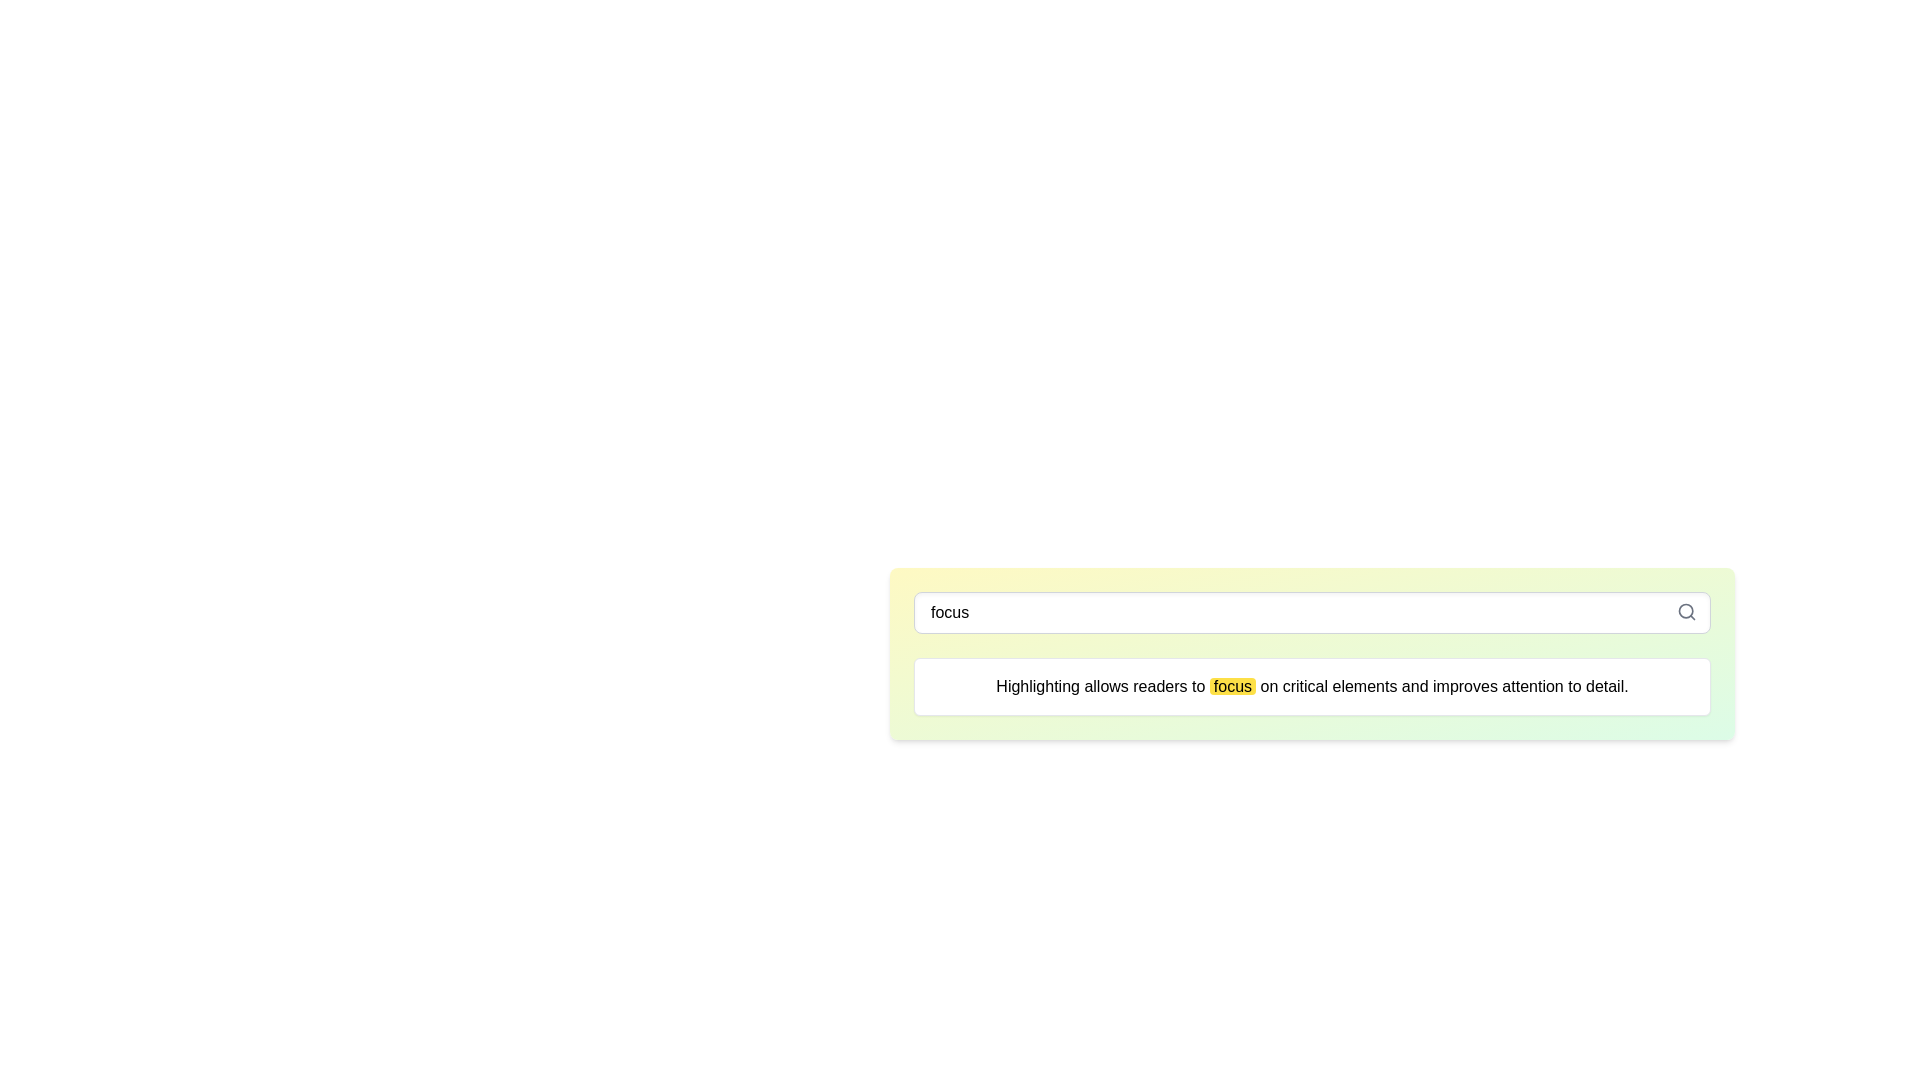 The image size is (1920, 1080). I want to click on the magnifying glass icon located to the right inside the input field to trigger tooltip or visual feedback, so click(1685, 611).